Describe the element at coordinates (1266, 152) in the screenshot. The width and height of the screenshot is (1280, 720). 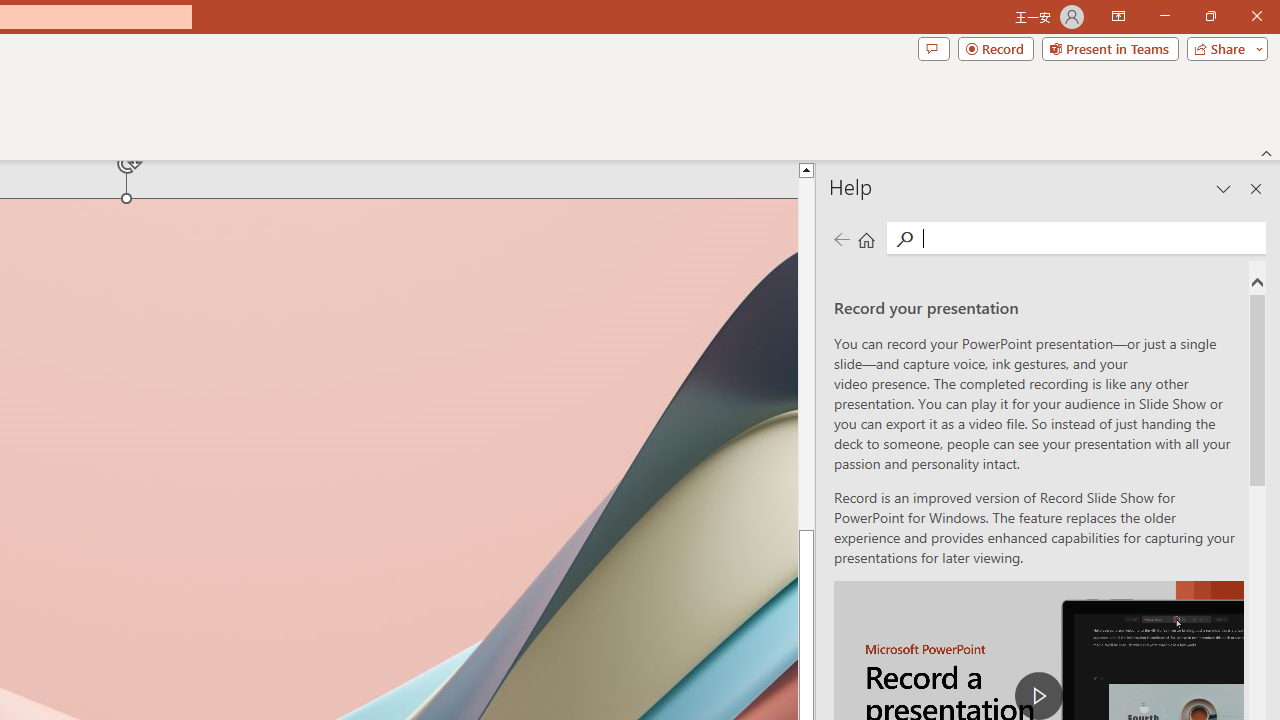
I see `'Collapse the Ribbon'` at that location.